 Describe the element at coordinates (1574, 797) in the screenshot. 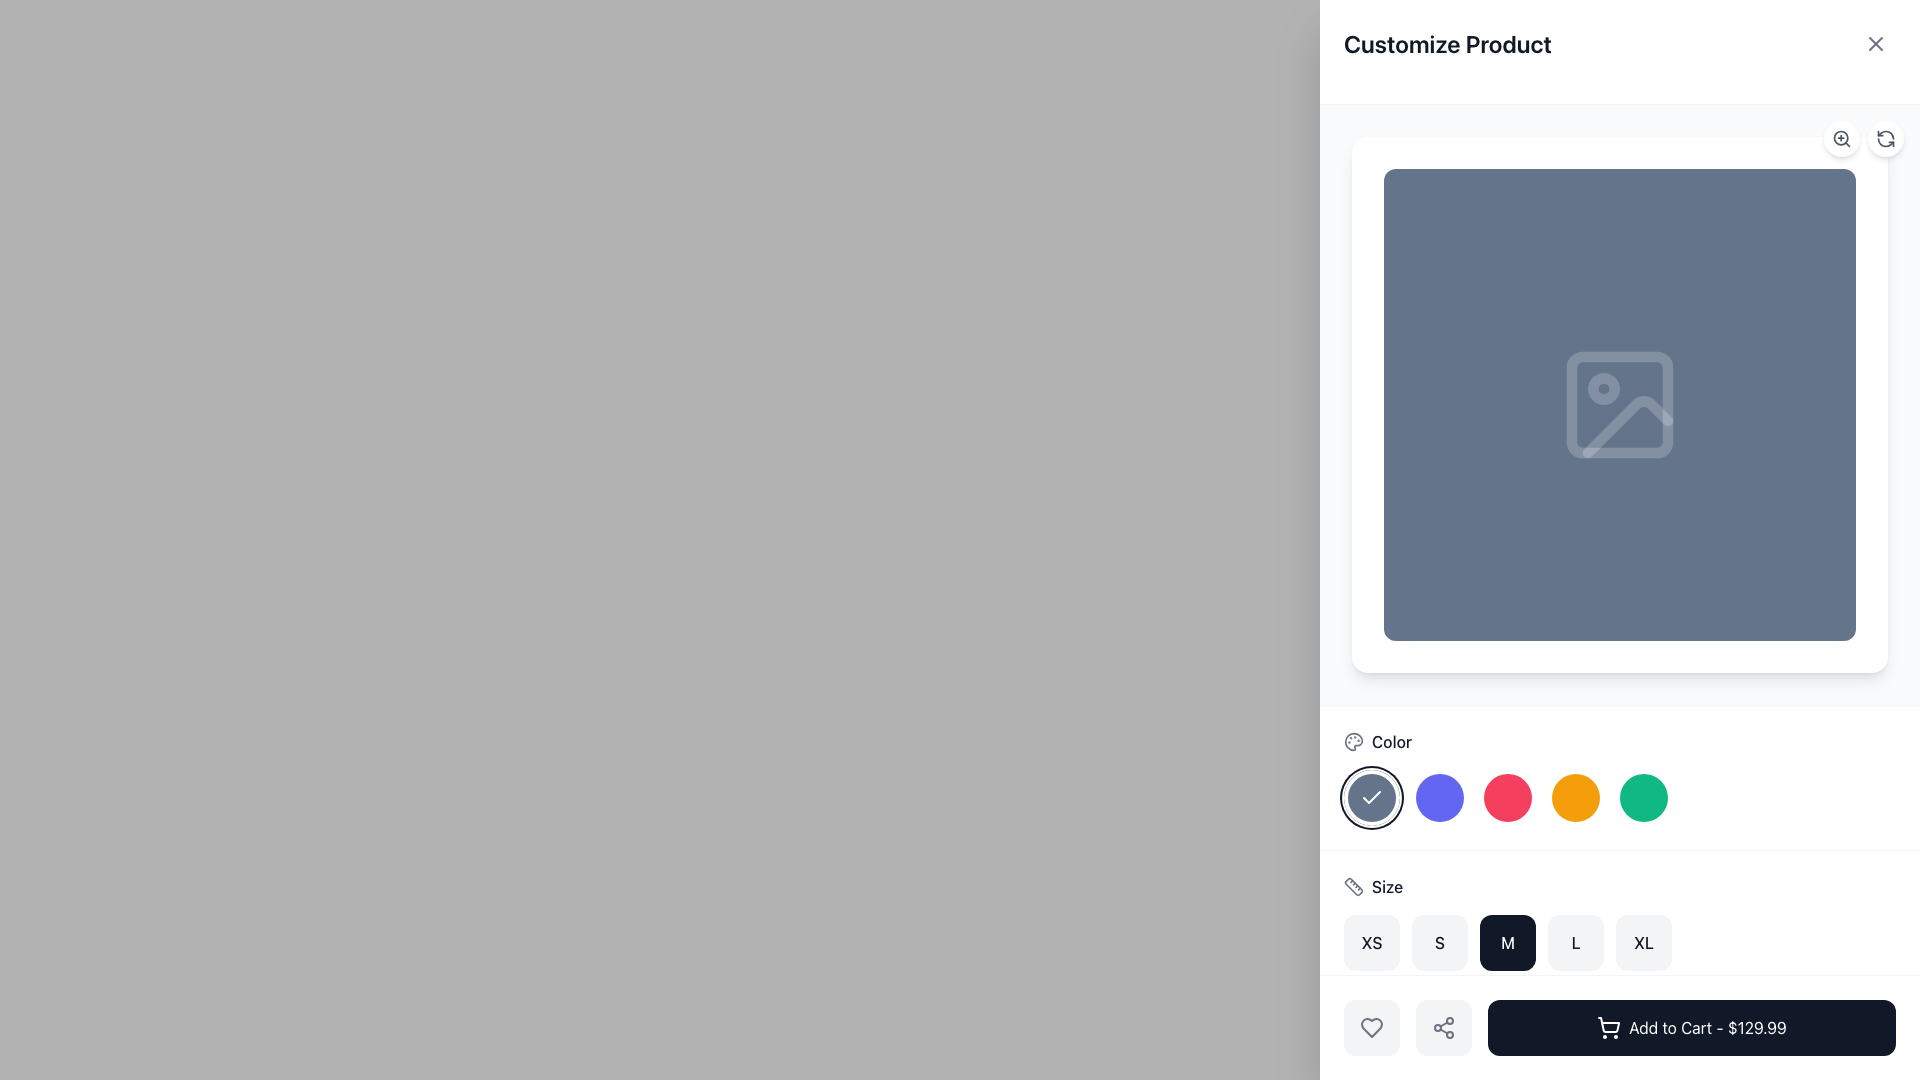

I see `the amber color selection button, which is the third button from the left in the row of color options located beneath the product image on the right-hand side of the interface` at that location.